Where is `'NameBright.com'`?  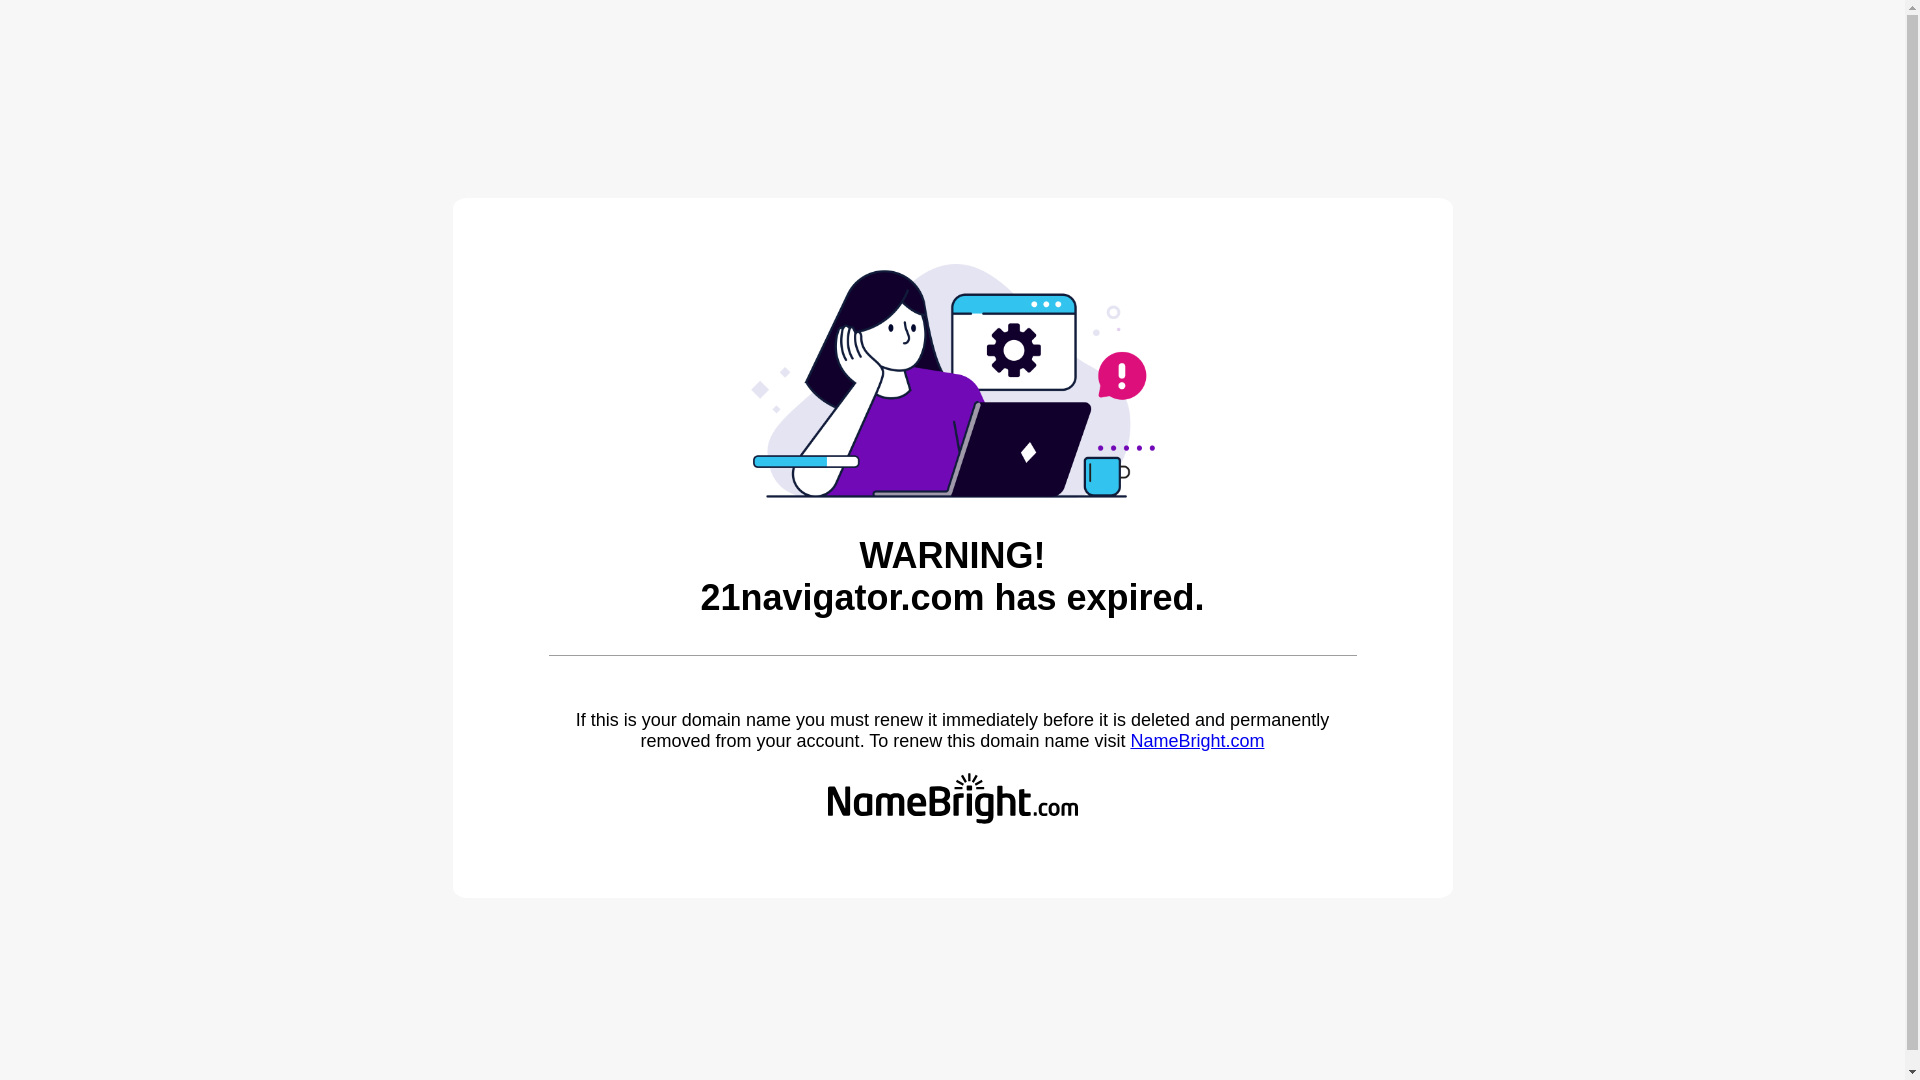
'NameBright.com' is located at coordinates (1129, 740).